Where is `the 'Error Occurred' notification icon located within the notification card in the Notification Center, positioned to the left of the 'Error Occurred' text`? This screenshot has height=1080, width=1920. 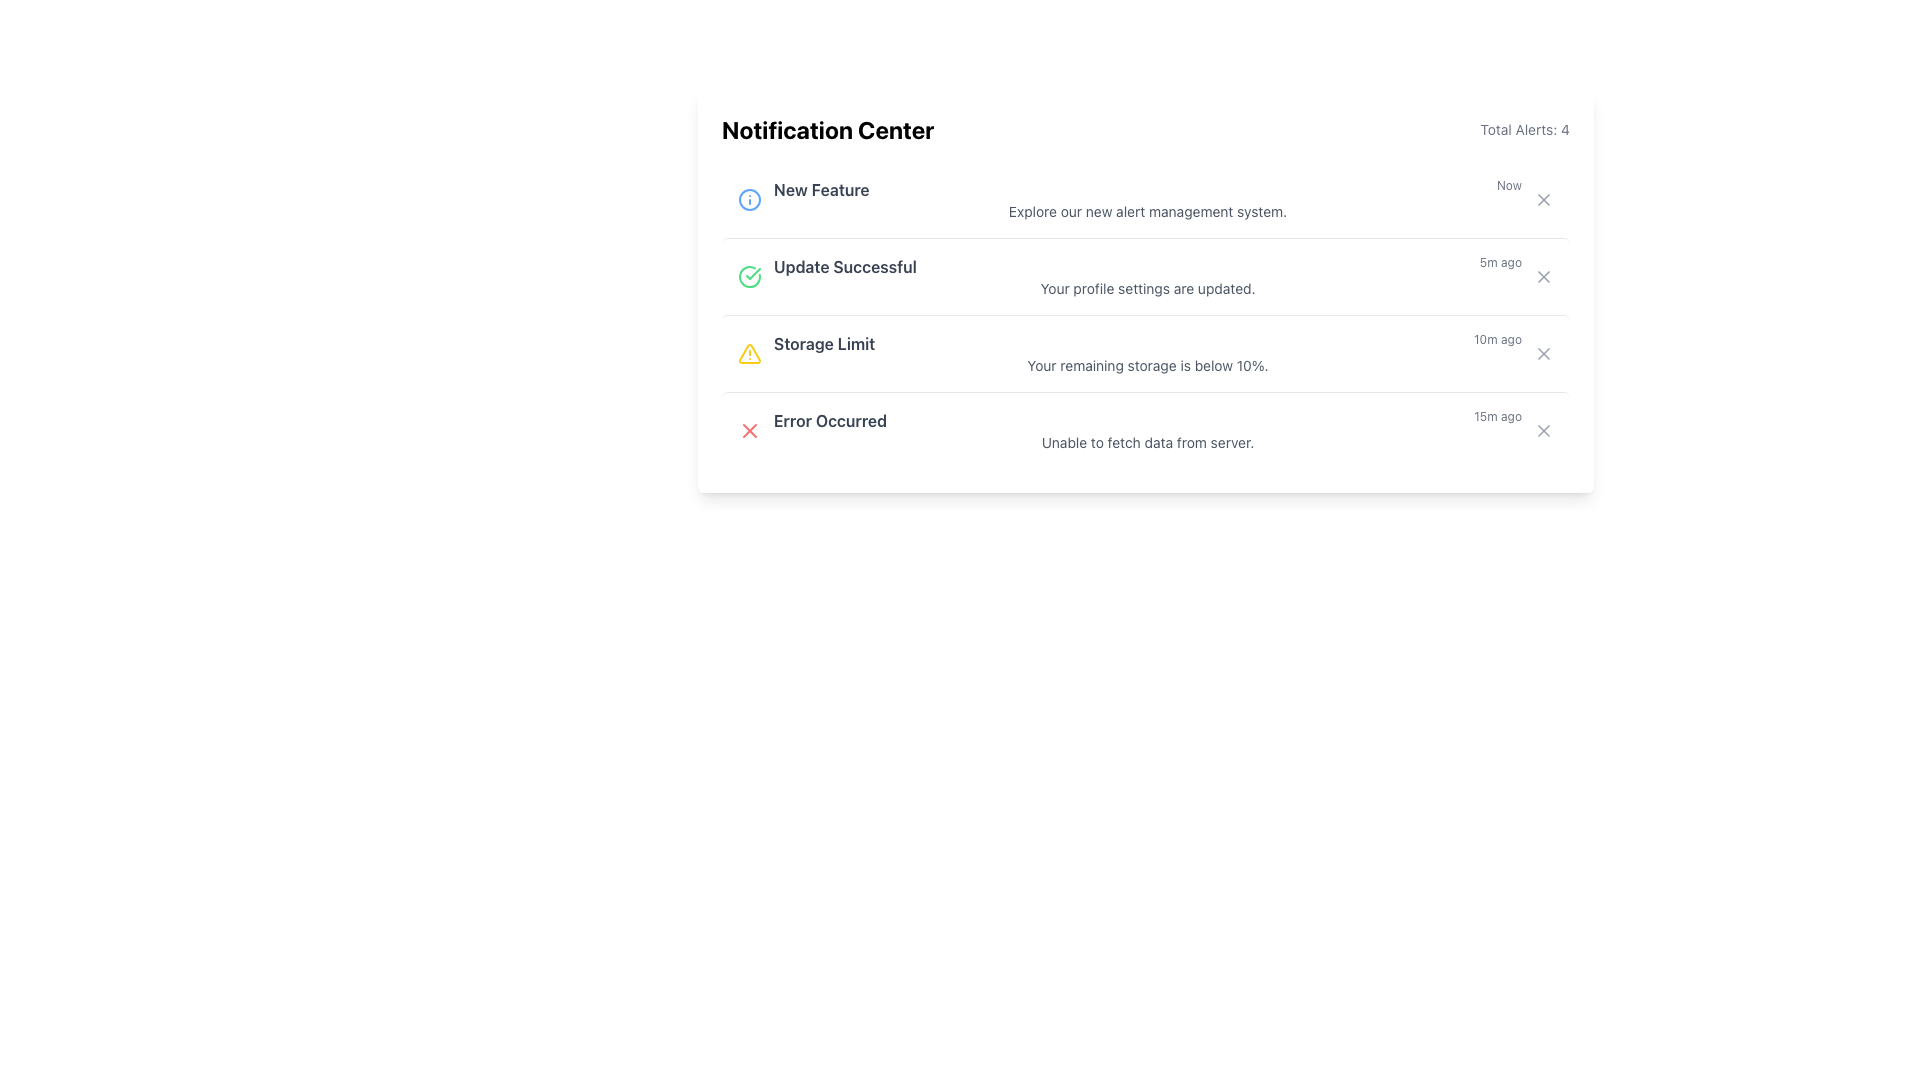 the 'Error Occurred' notification icon located within the notification card in the Notification Center, positioned to the left of the 'Error Occurred' text is located at coordinates (748, 430).